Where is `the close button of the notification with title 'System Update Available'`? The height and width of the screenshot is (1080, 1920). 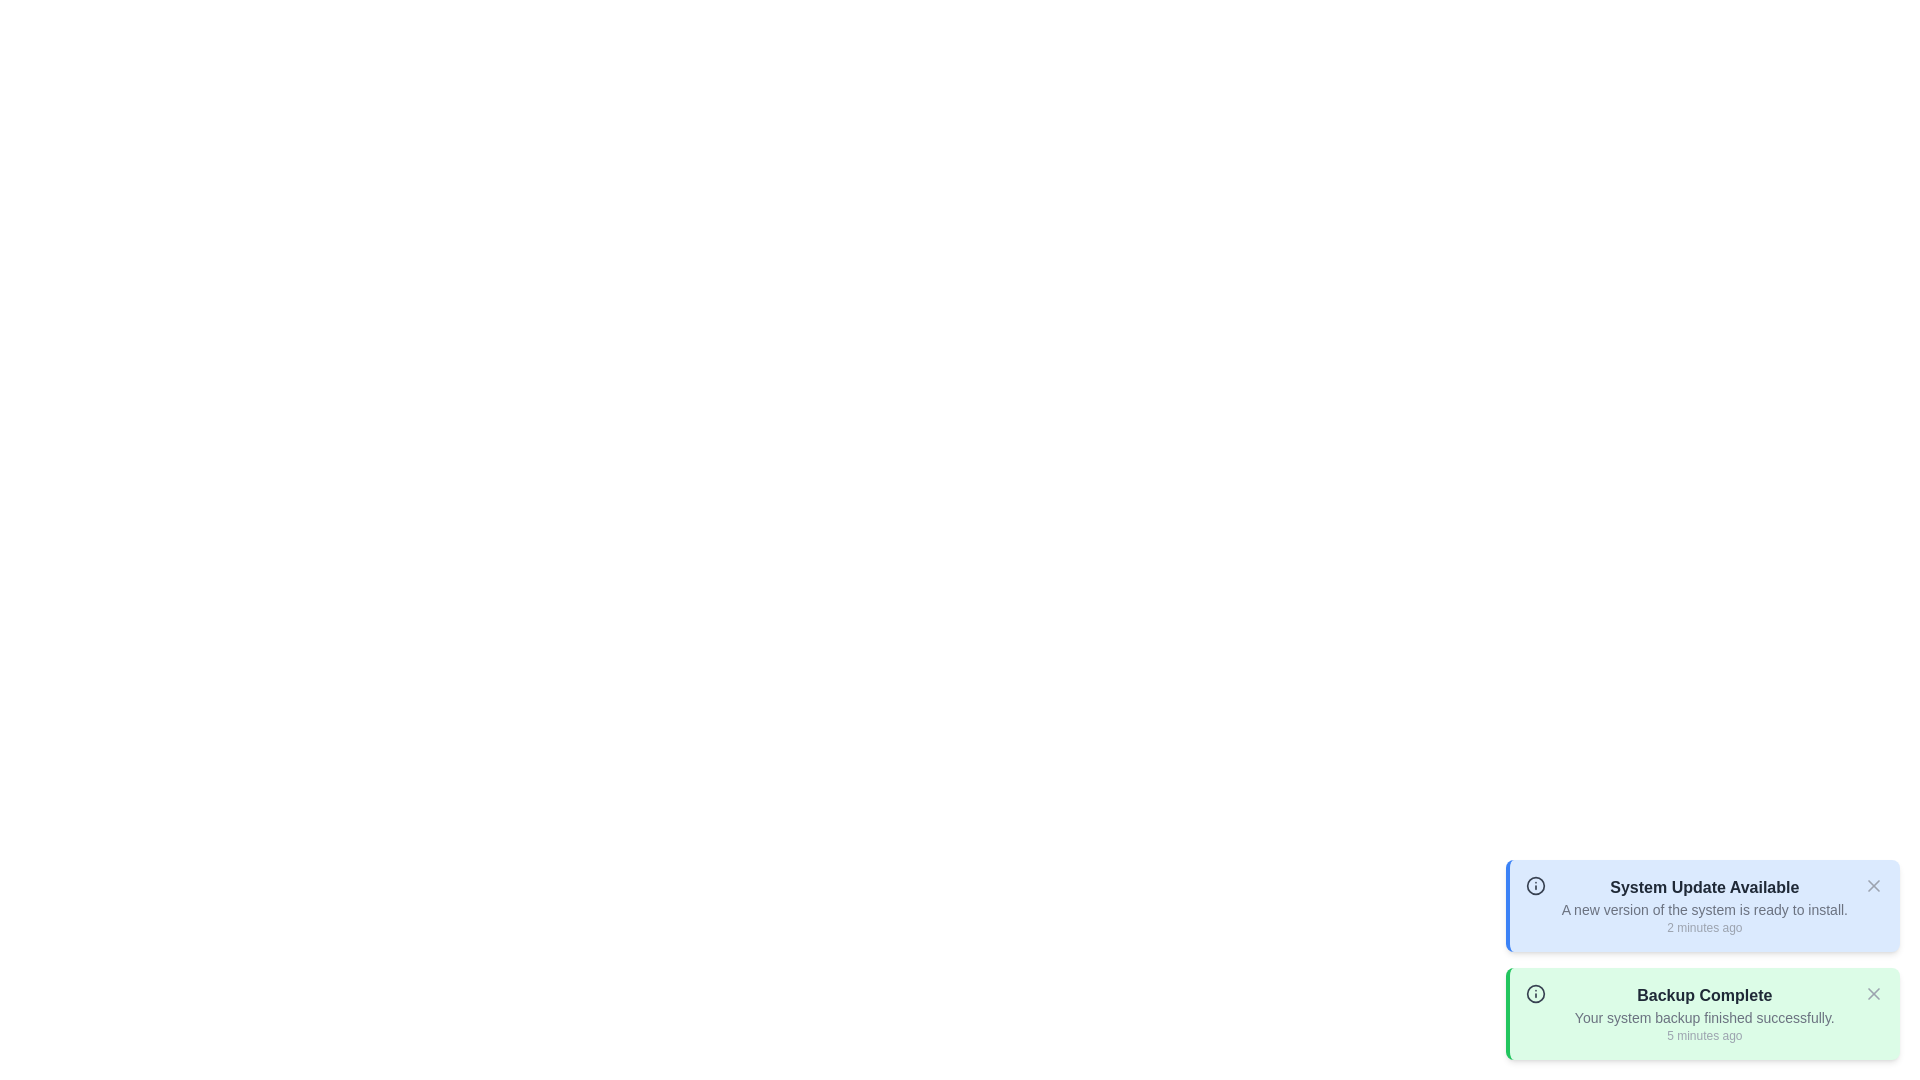
the close button of the notification with title 'System Update Available' is located at coordinates (1872, 885).